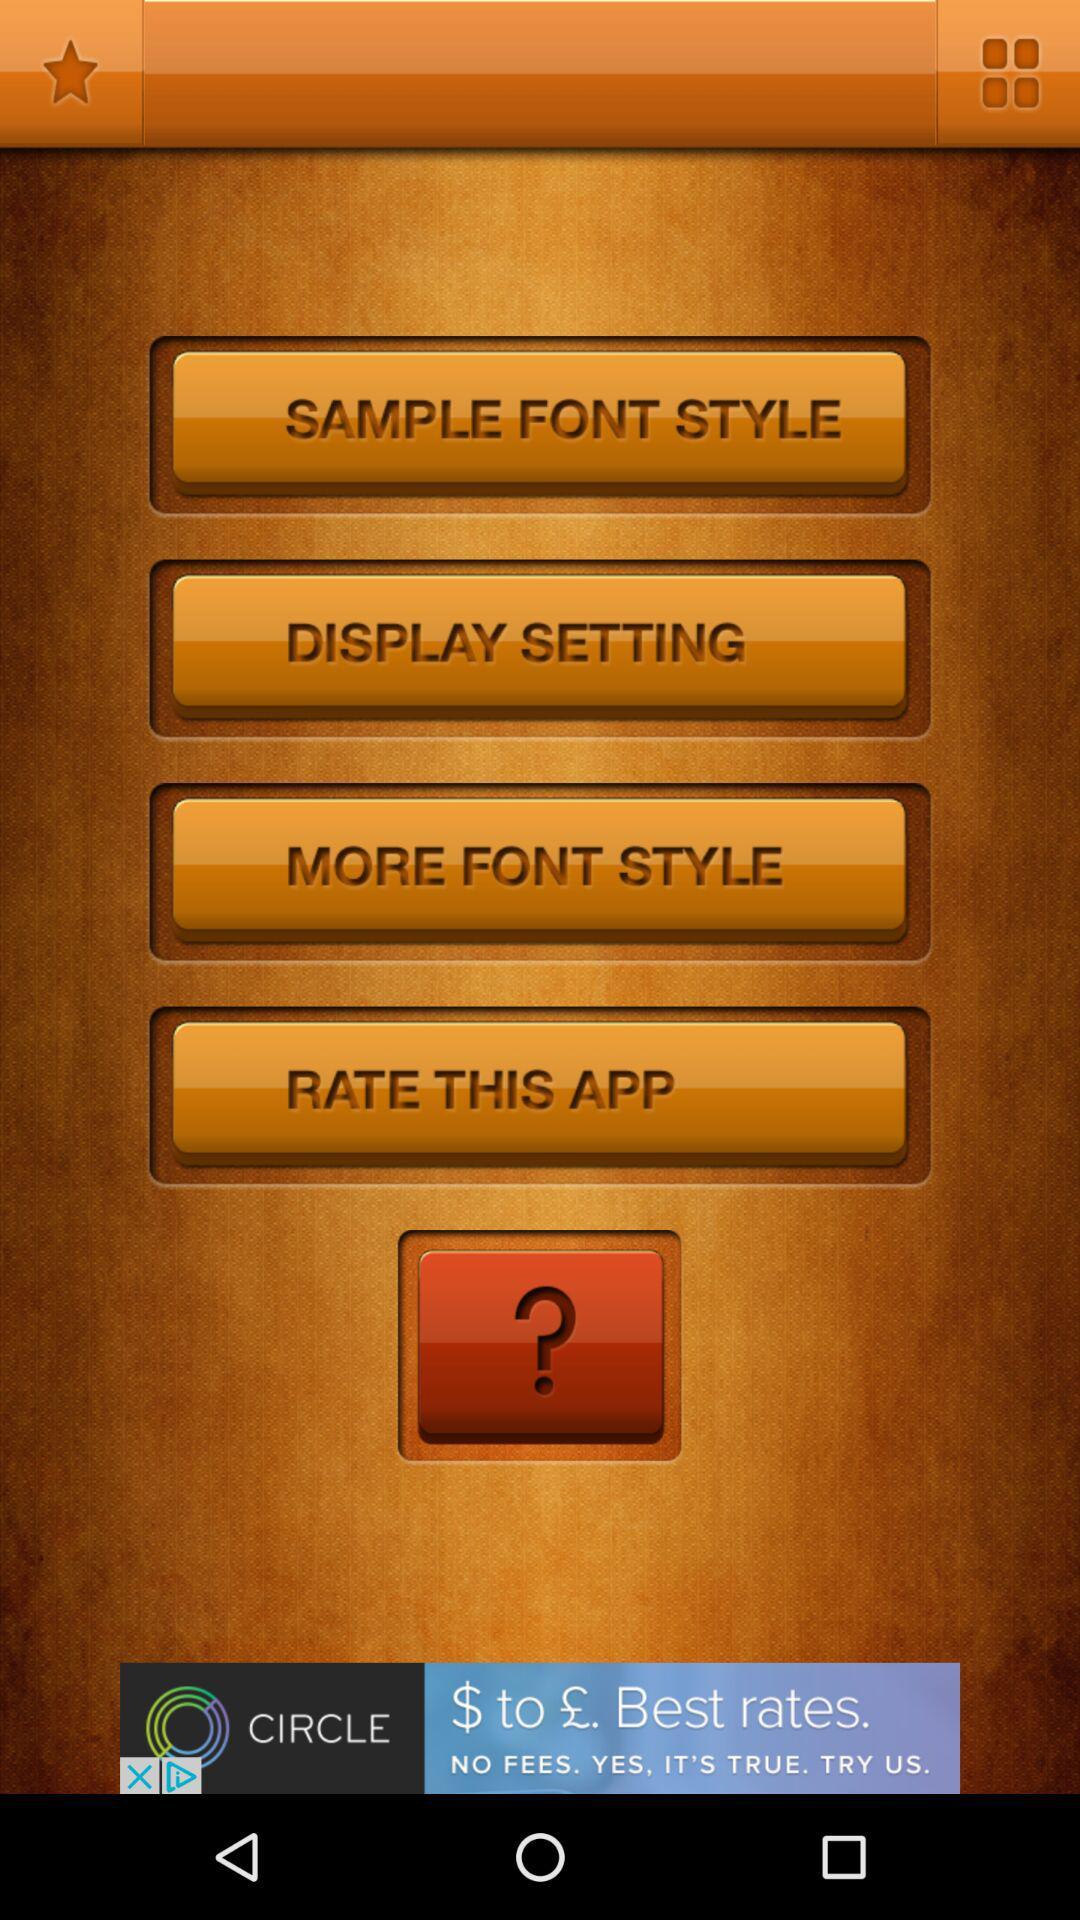  What do you see at coordinates (540, 651) in the screenshot?
I see `display settings button` at bounding box center [540, 651].